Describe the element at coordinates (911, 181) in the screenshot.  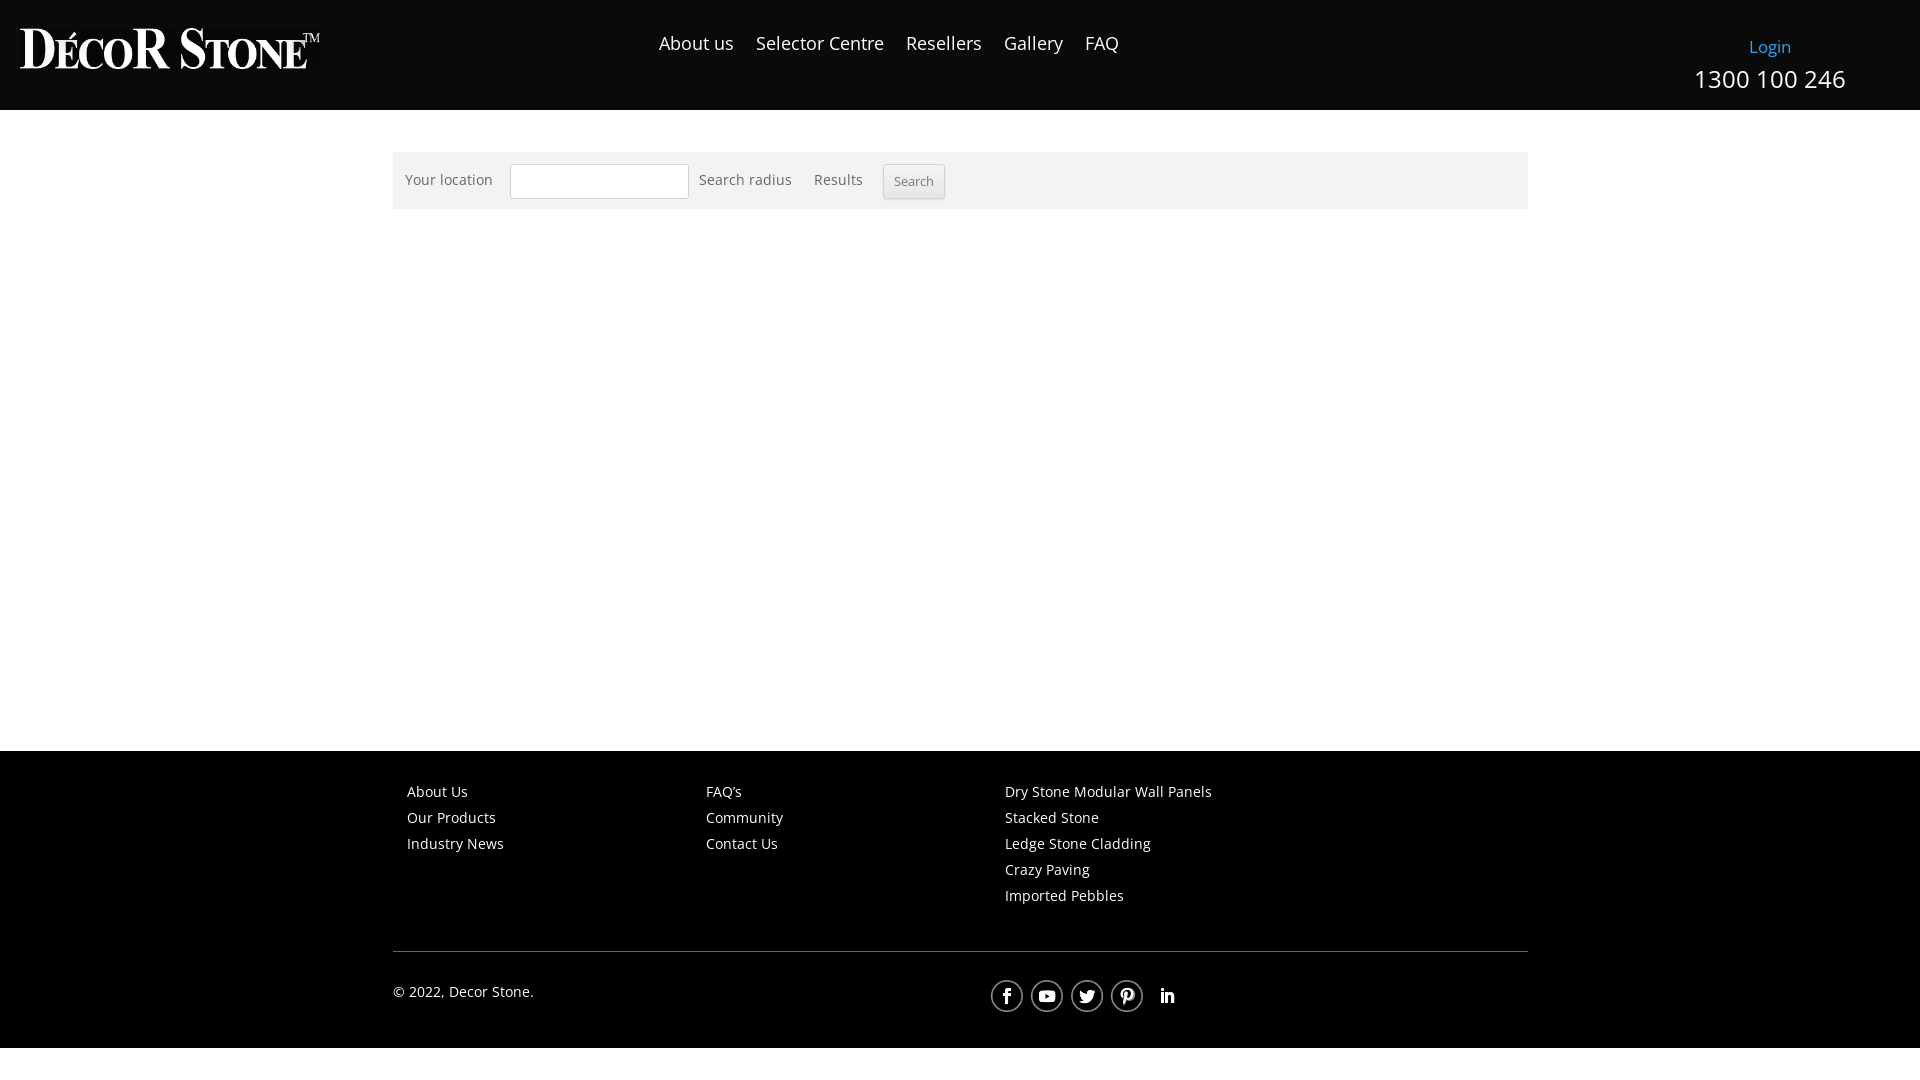
I see `'Search'` at that location.